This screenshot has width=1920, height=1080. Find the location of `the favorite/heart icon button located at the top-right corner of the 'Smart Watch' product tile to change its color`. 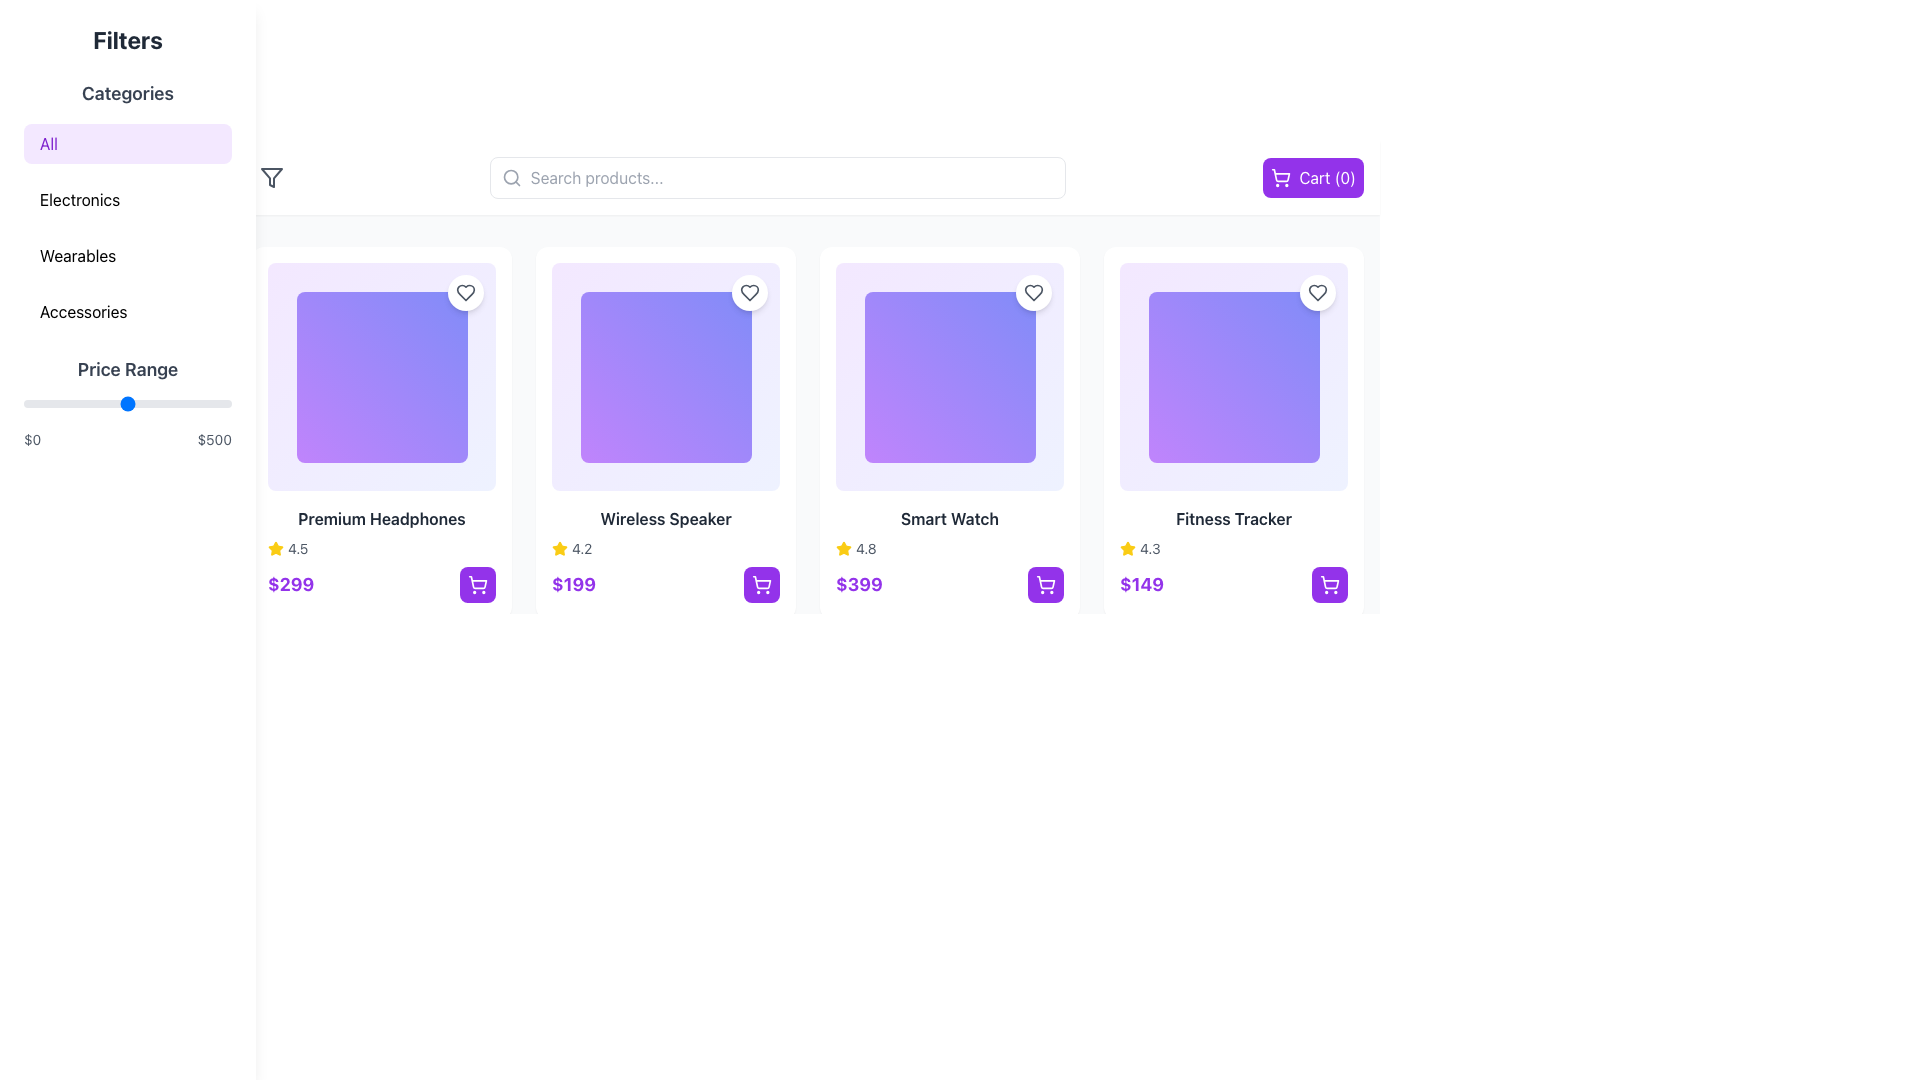

the favorite/heart icon button located at the top-right corner of the 'Smart Watch' product tile to change its color is located at coordinates (1033, 293).